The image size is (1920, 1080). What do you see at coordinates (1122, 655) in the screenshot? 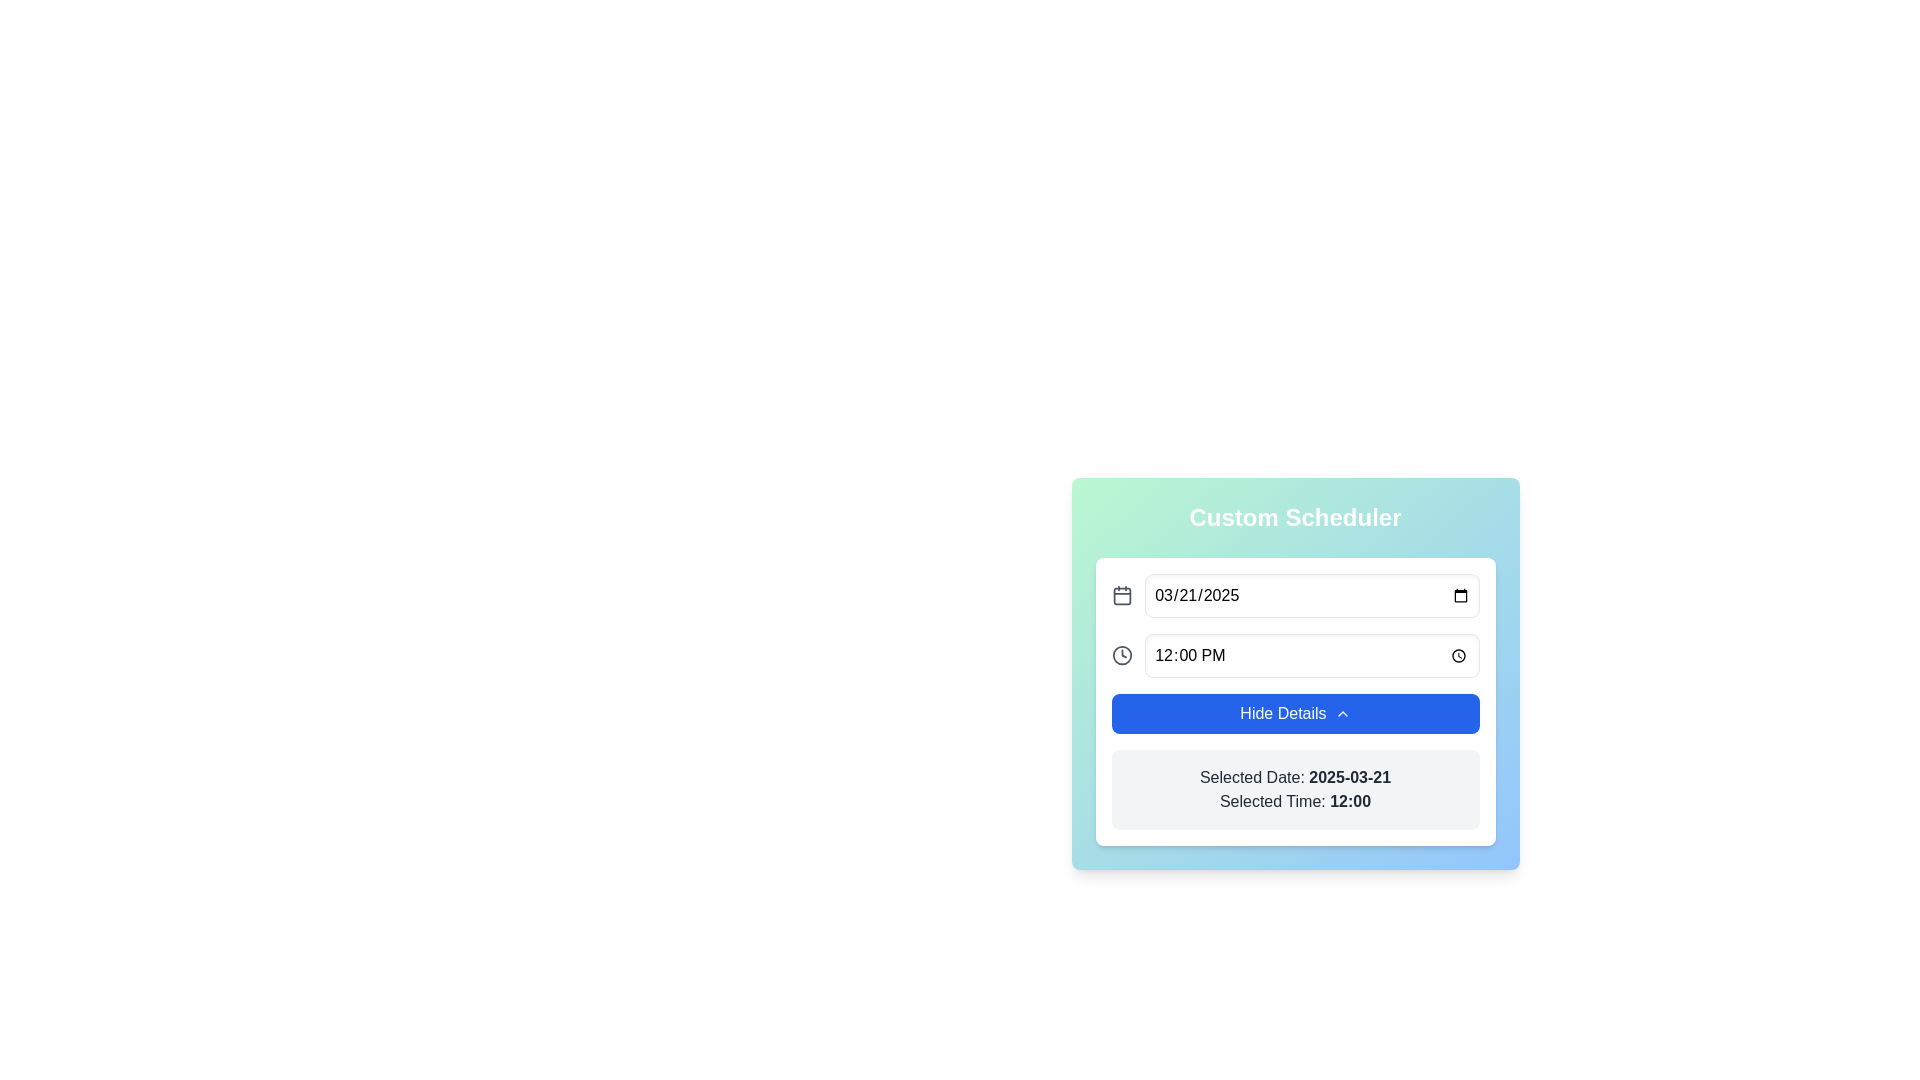
I see `the SVG Circle that represents the clock's face, located centrally within the clock icon adjacent to the '12:00 PM' time input field` at bounding box center [1122, 655].